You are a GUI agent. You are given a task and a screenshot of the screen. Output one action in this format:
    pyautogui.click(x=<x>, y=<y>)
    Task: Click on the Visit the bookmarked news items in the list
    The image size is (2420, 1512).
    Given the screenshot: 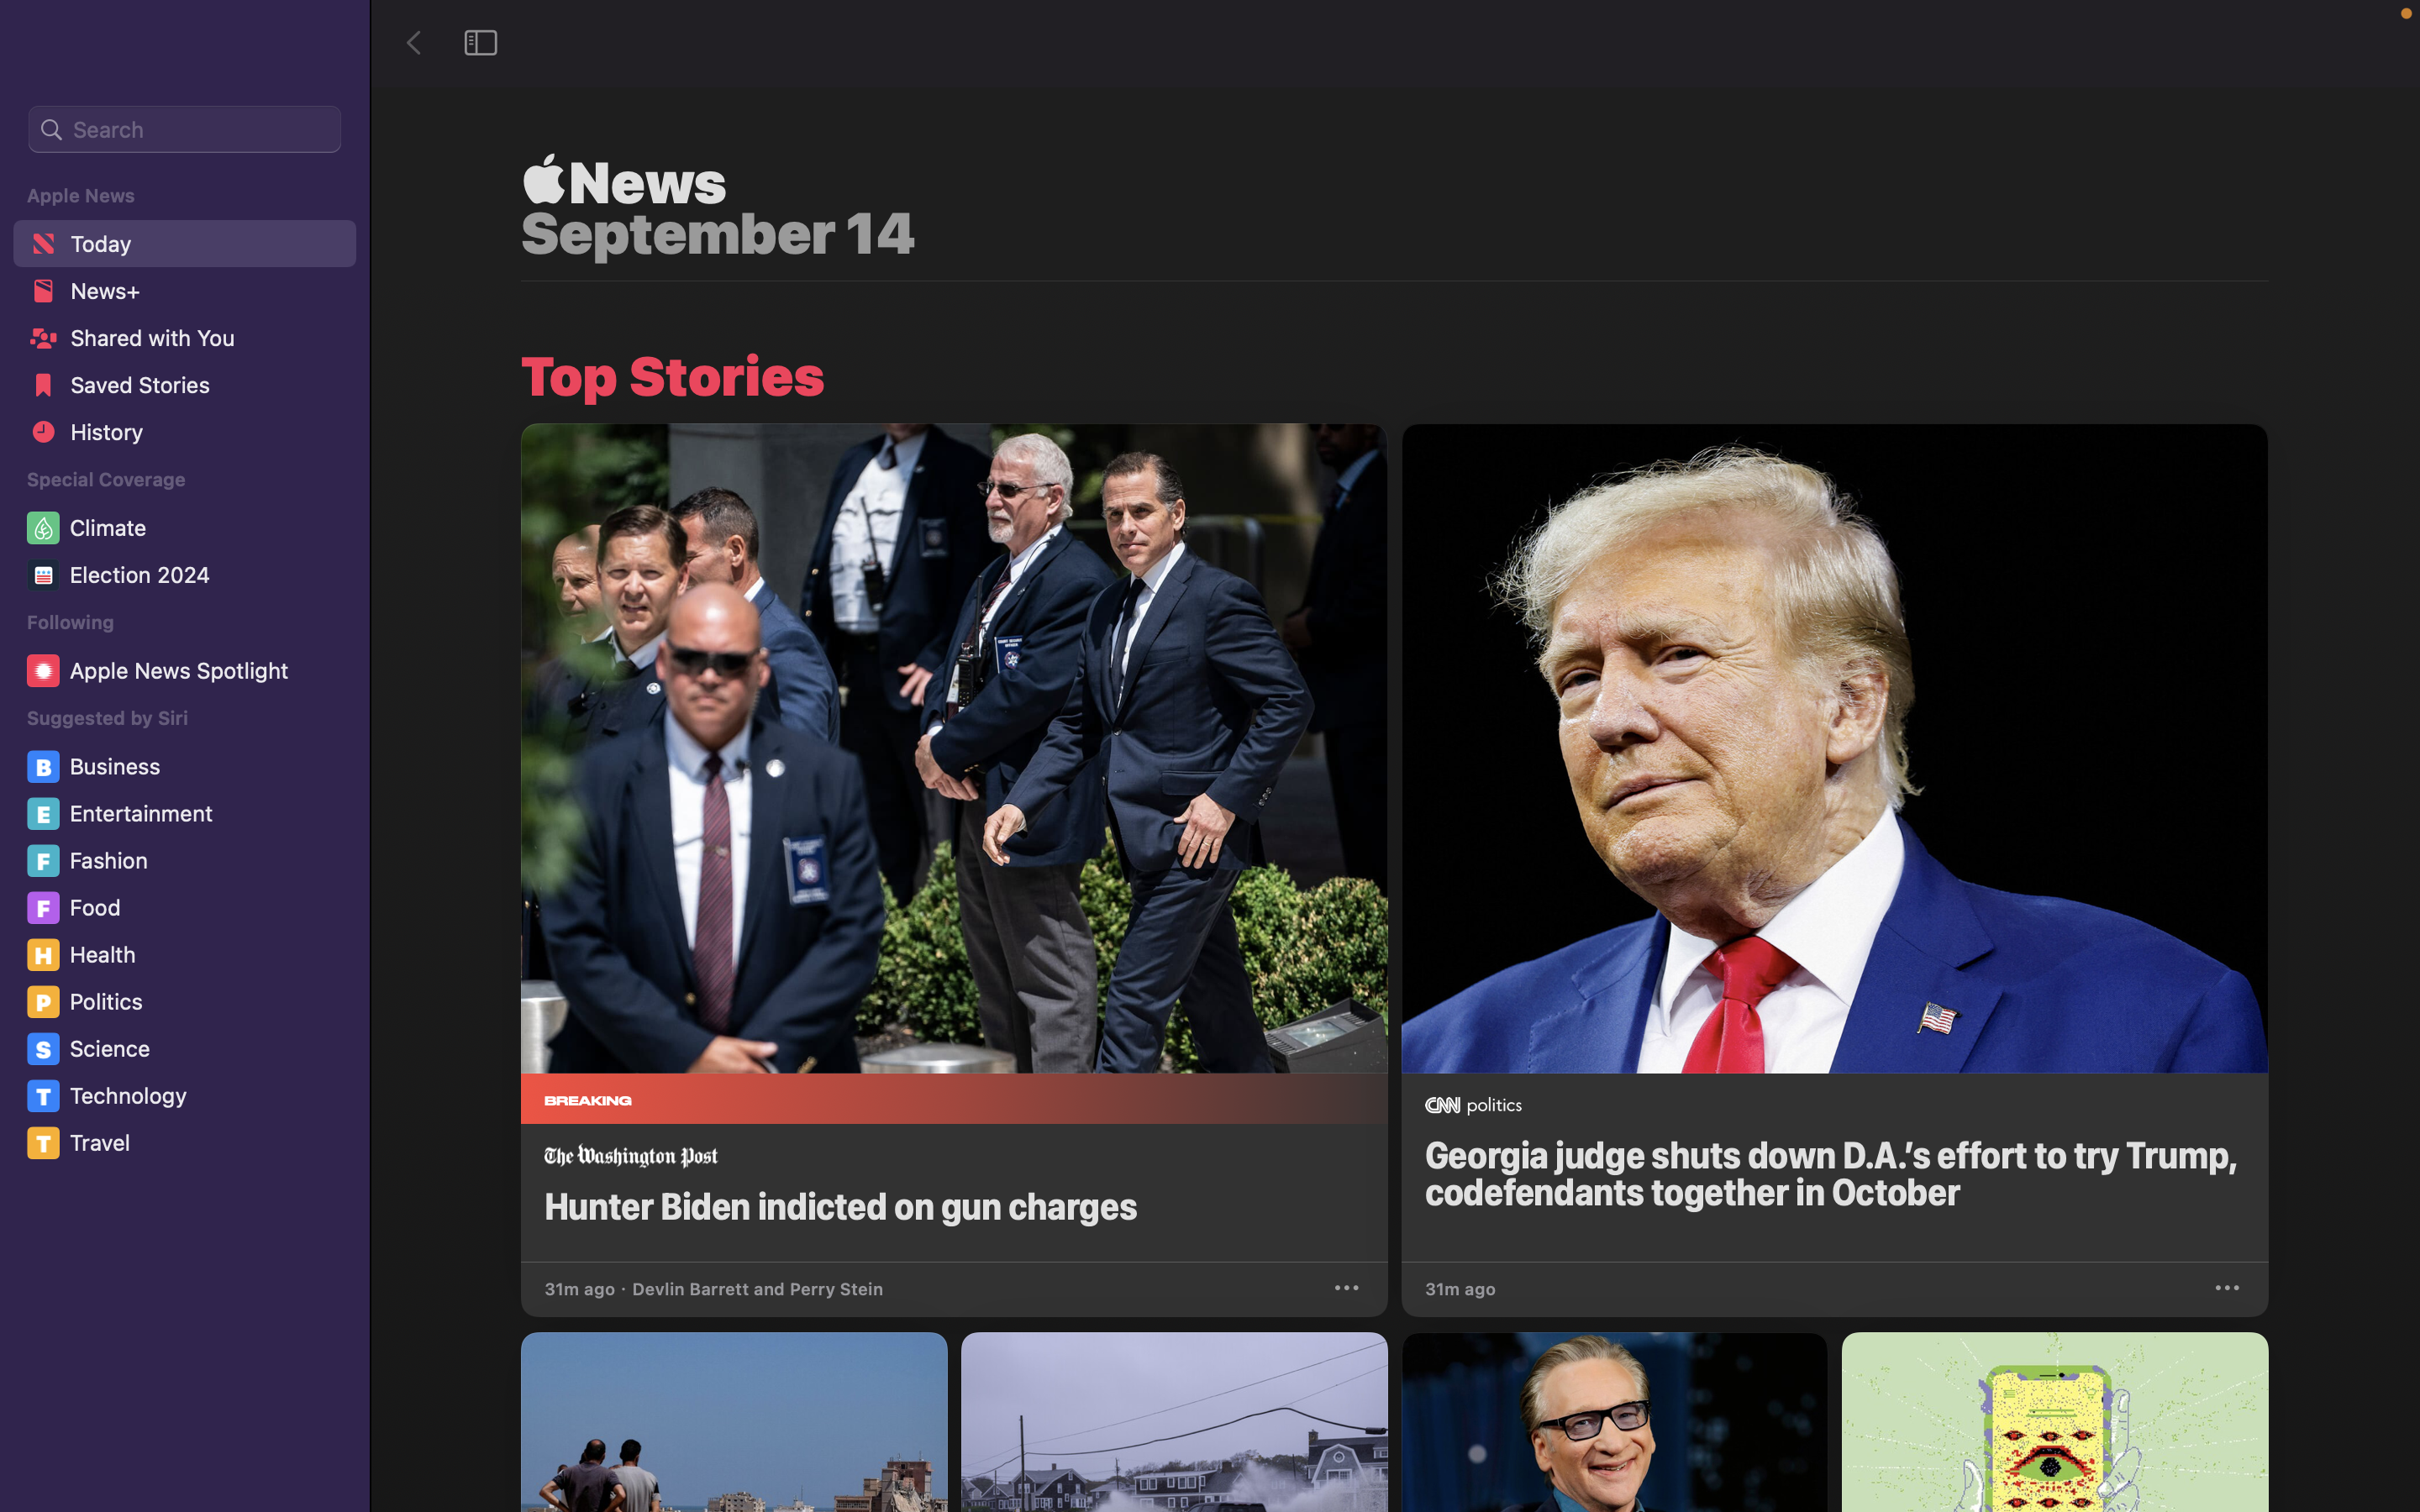 What is the action you would take?
    pyautogui.click(x=182, y=389)
    